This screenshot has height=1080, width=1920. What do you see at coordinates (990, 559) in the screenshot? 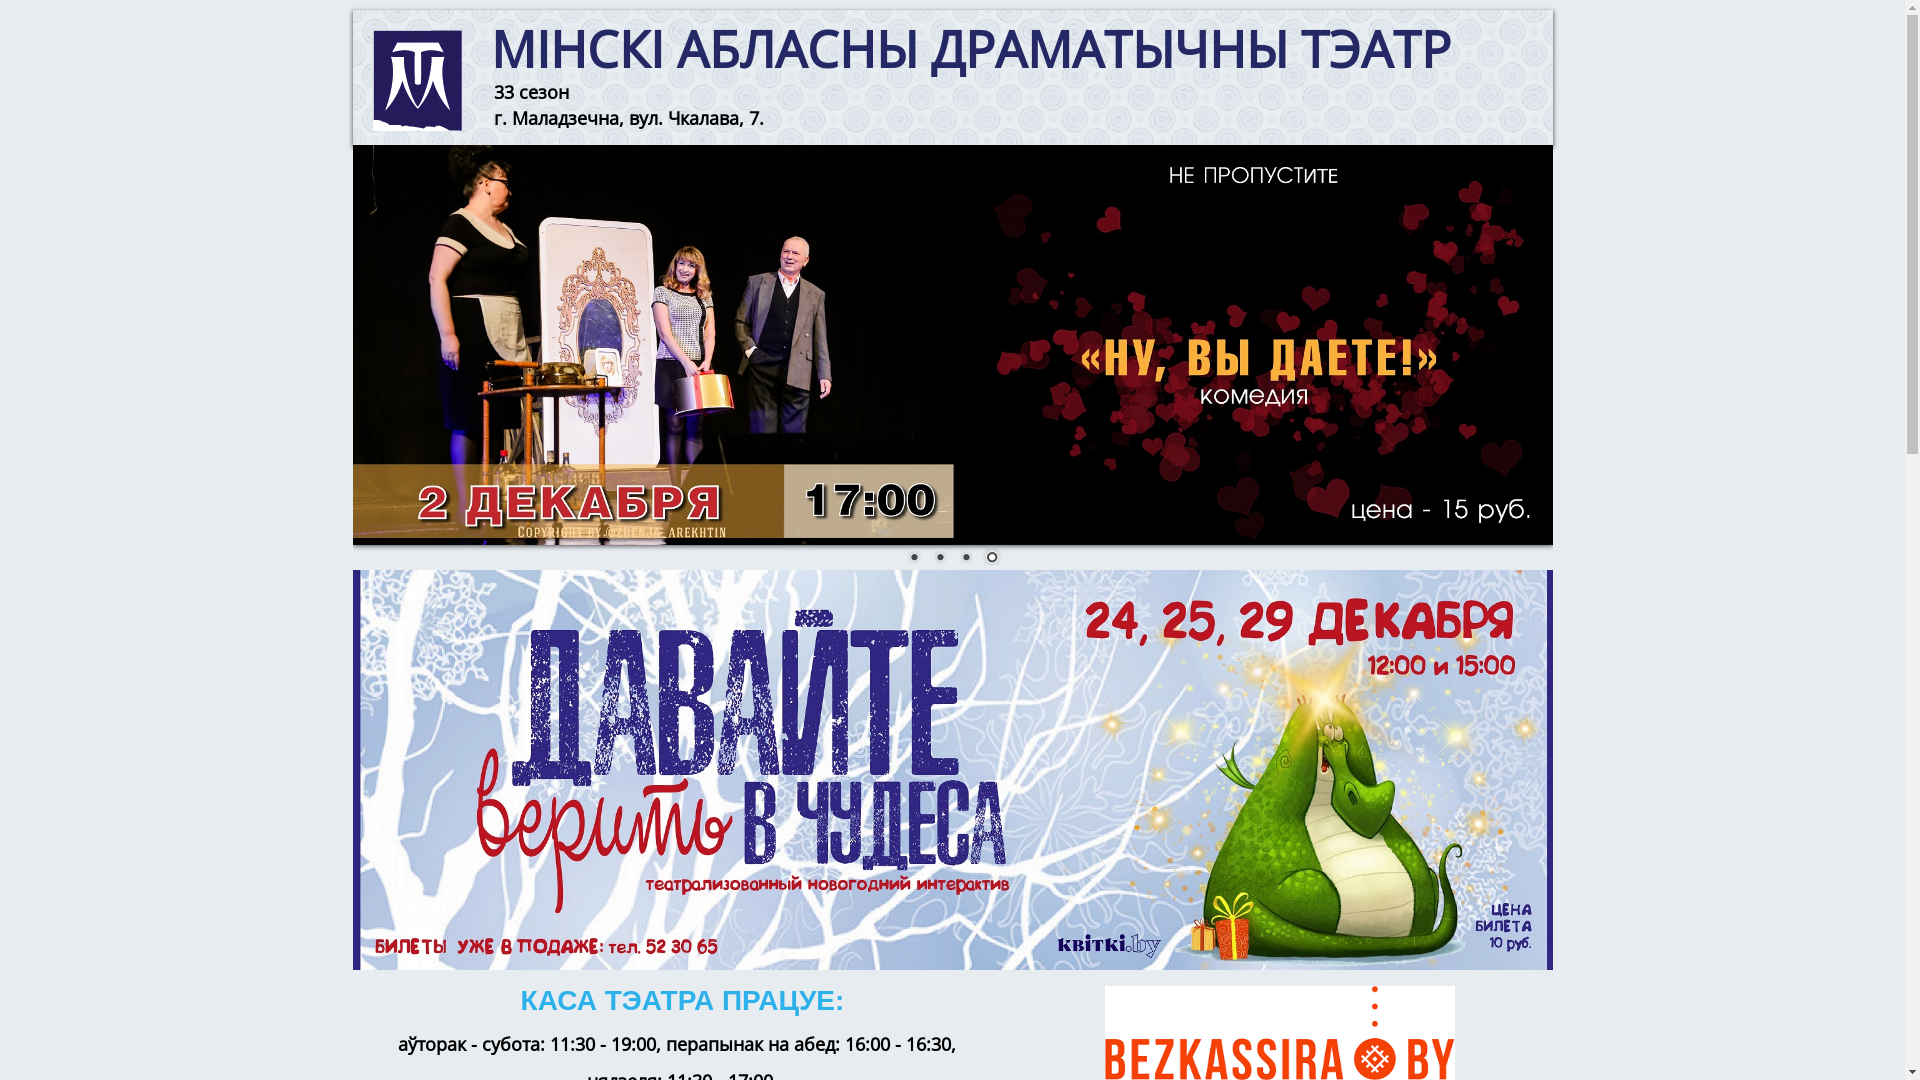
I see `'4'` at bounding box center [990, 559].